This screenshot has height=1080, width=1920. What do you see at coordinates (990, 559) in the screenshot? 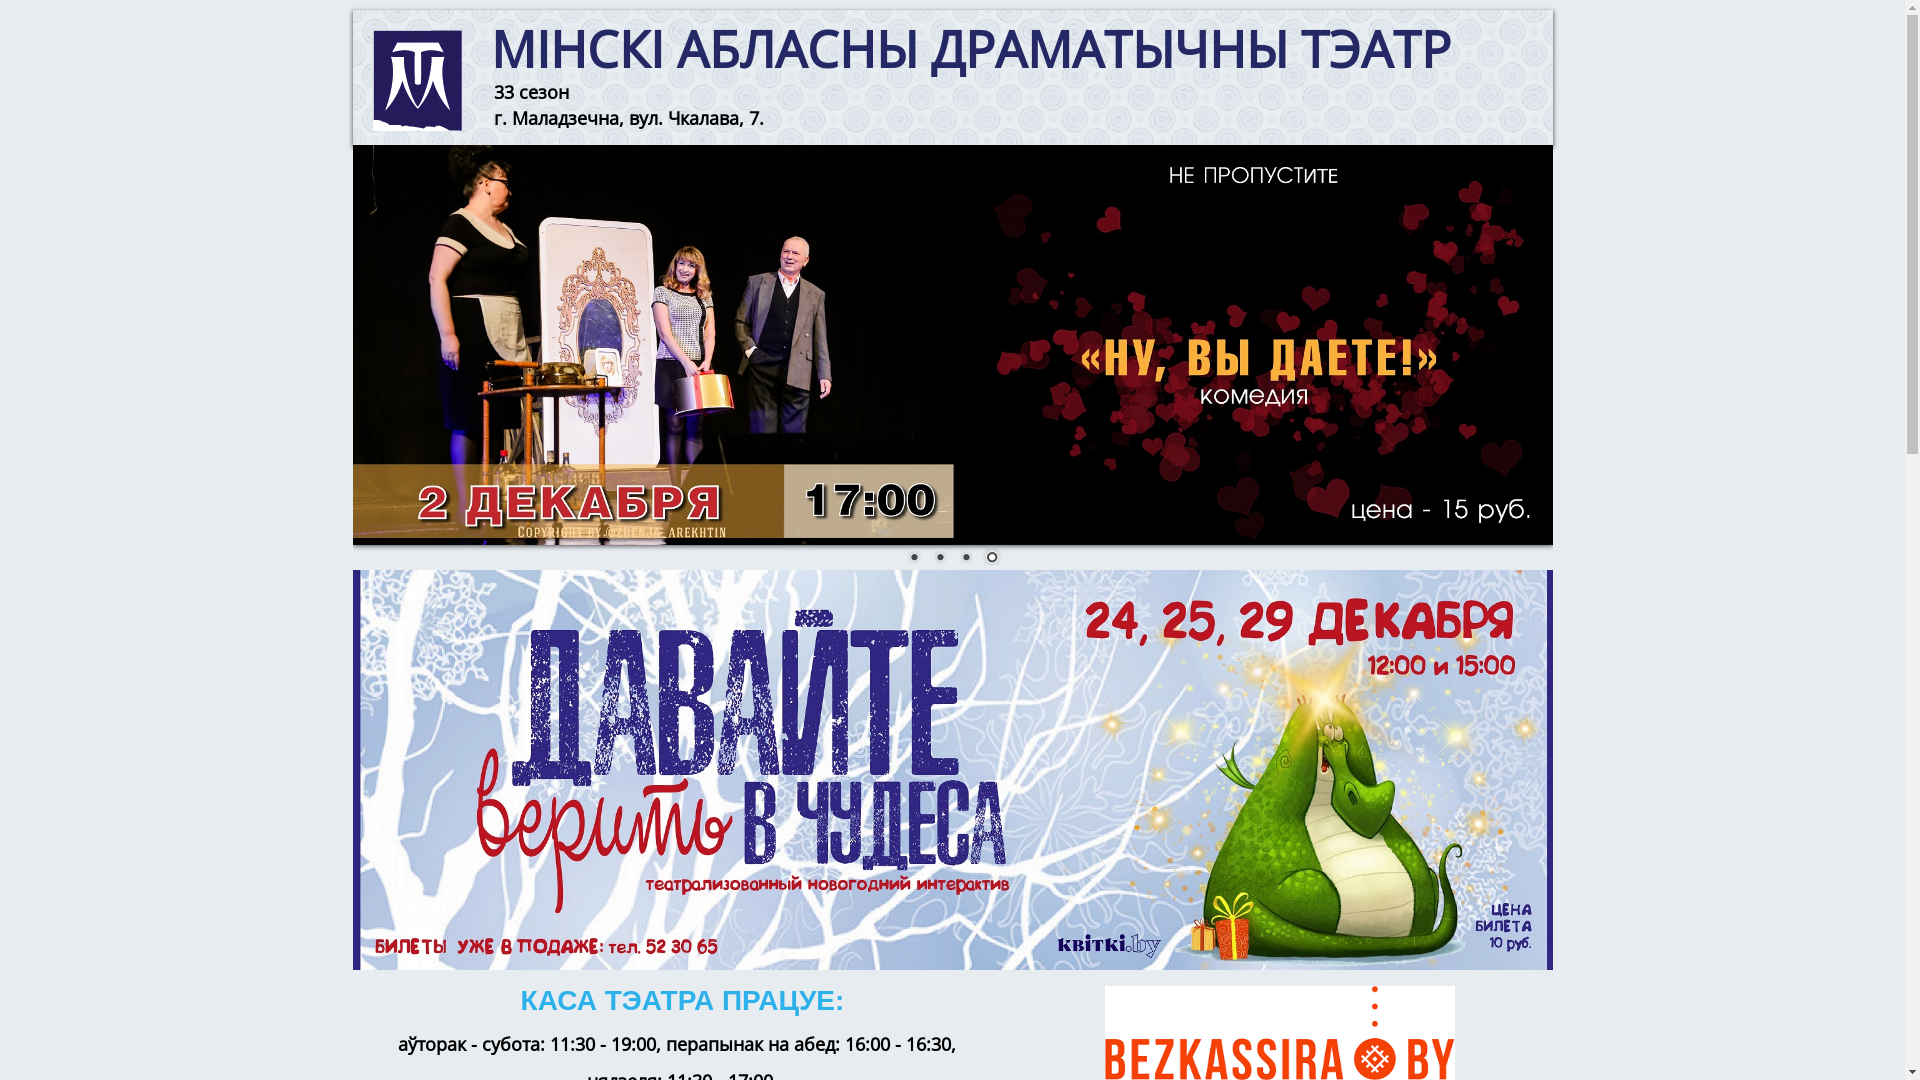
I see `'4'` at bounding box center [990, 559].